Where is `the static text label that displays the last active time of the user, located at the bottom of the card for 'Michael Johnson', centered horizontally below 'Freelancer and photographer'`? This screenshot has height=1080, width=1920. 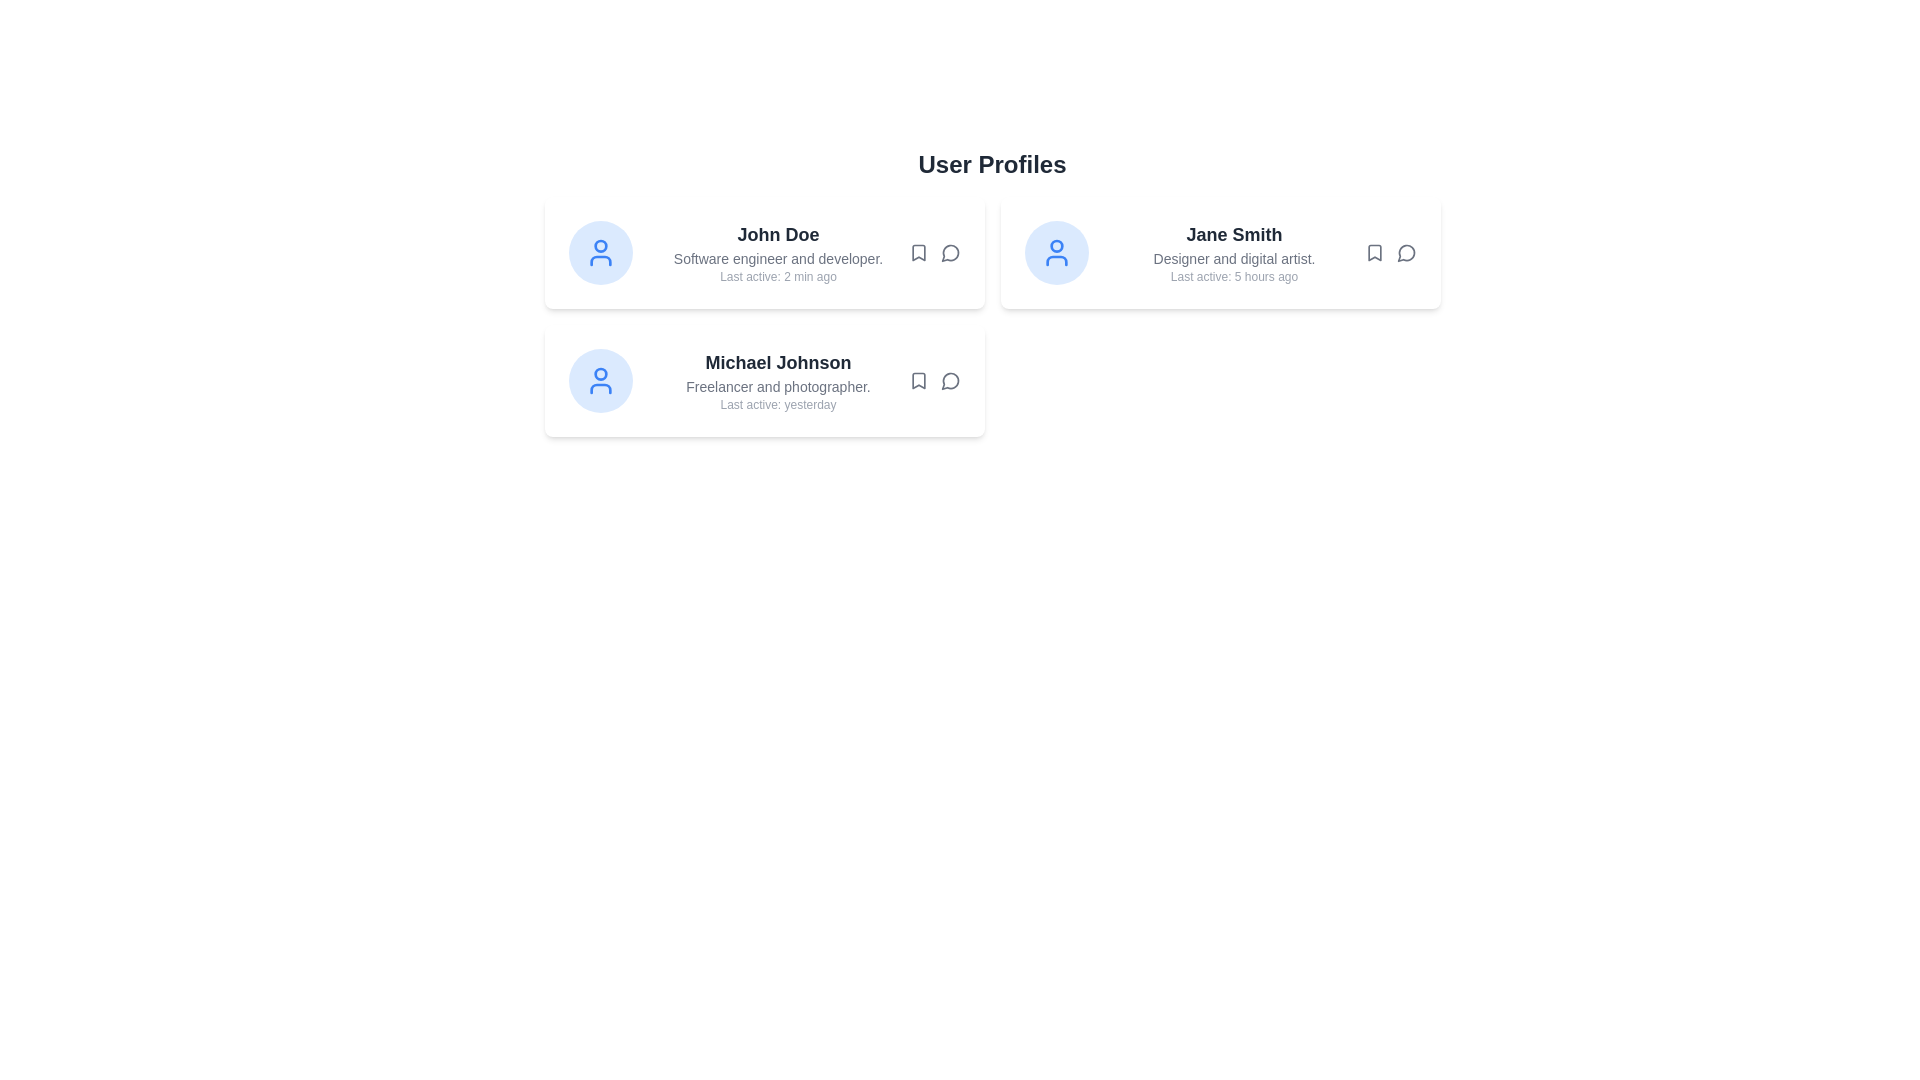 the static text label that displays the last active time of the user, located at the bottom of the card for 'Michael Johnson', centered horizontally below 'Freelancer and photographer' is located at coordinates (777, 405).